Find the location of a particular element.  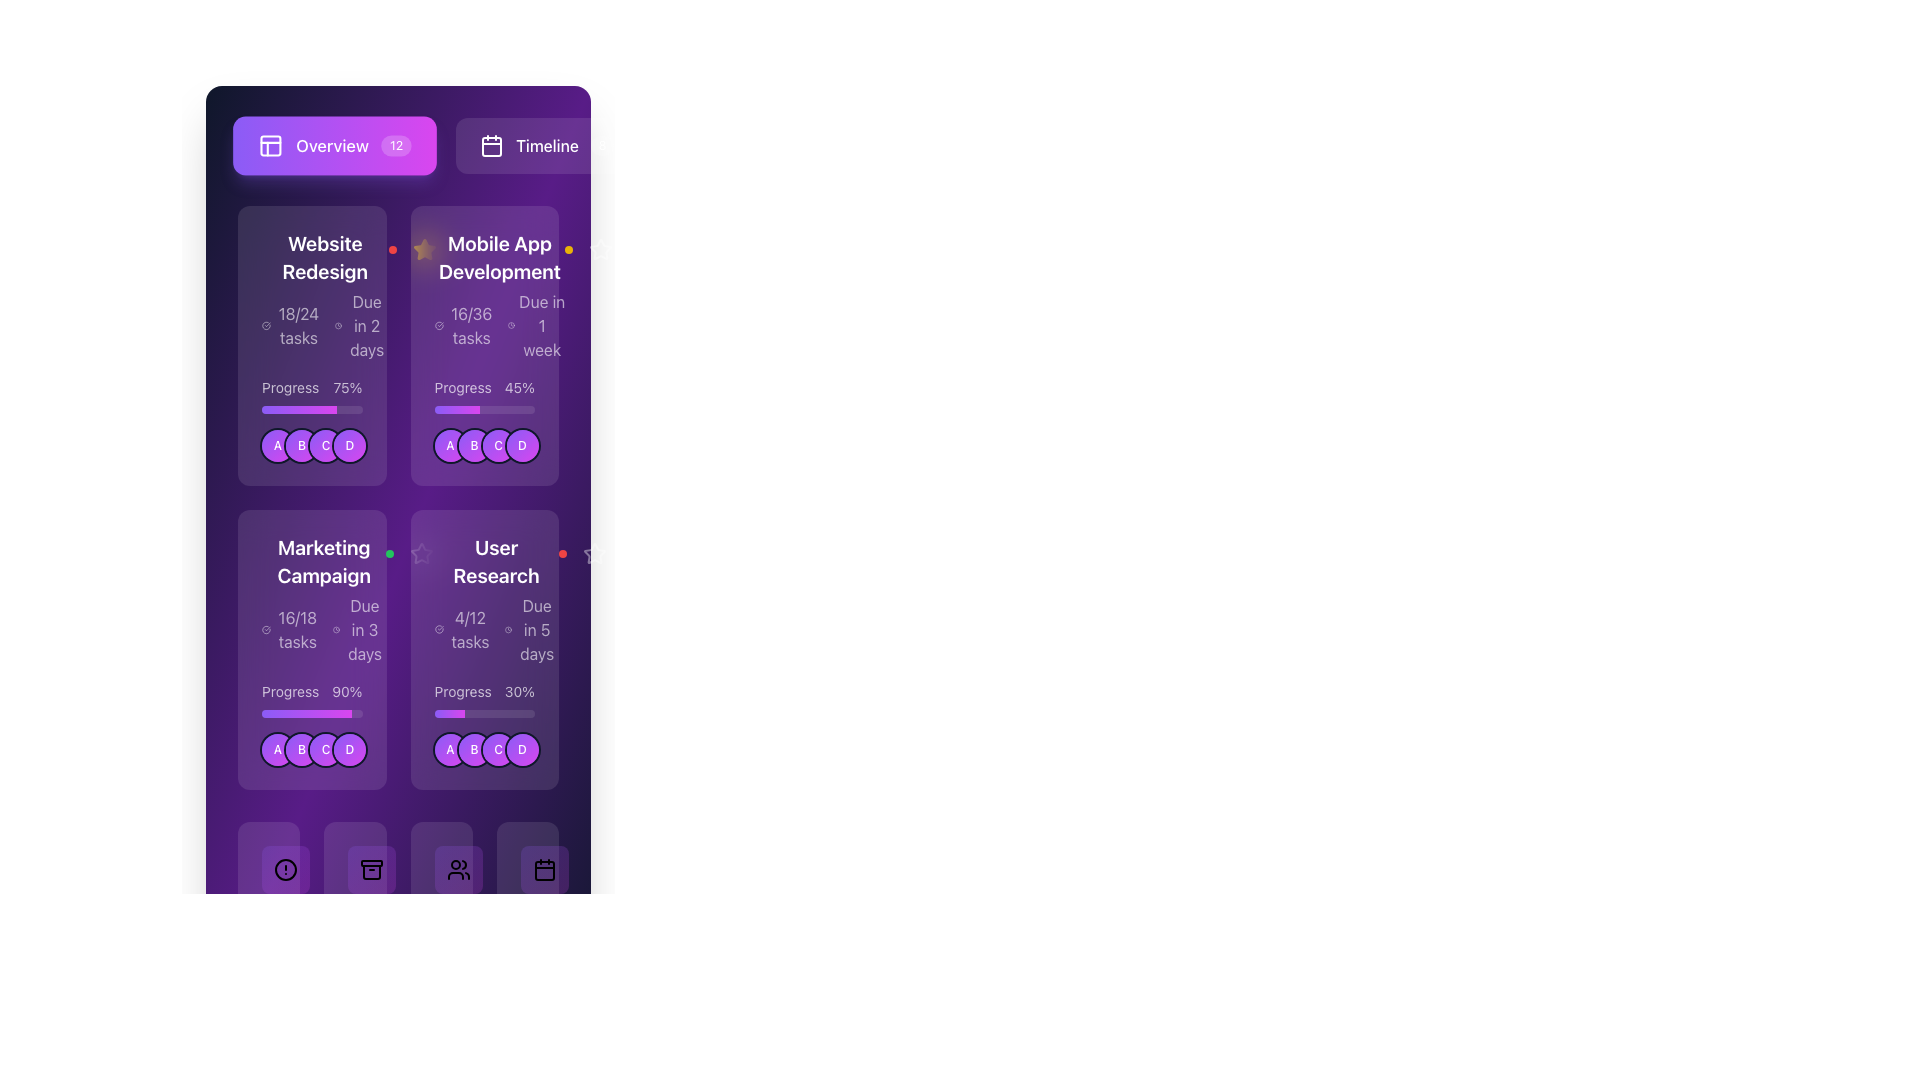

the Icon button, which is a rounded rectangle with a gradient background transitioning from violet to fuchsia, located in the bottom left corner of a row of icons is located at coordinates (285, 869).